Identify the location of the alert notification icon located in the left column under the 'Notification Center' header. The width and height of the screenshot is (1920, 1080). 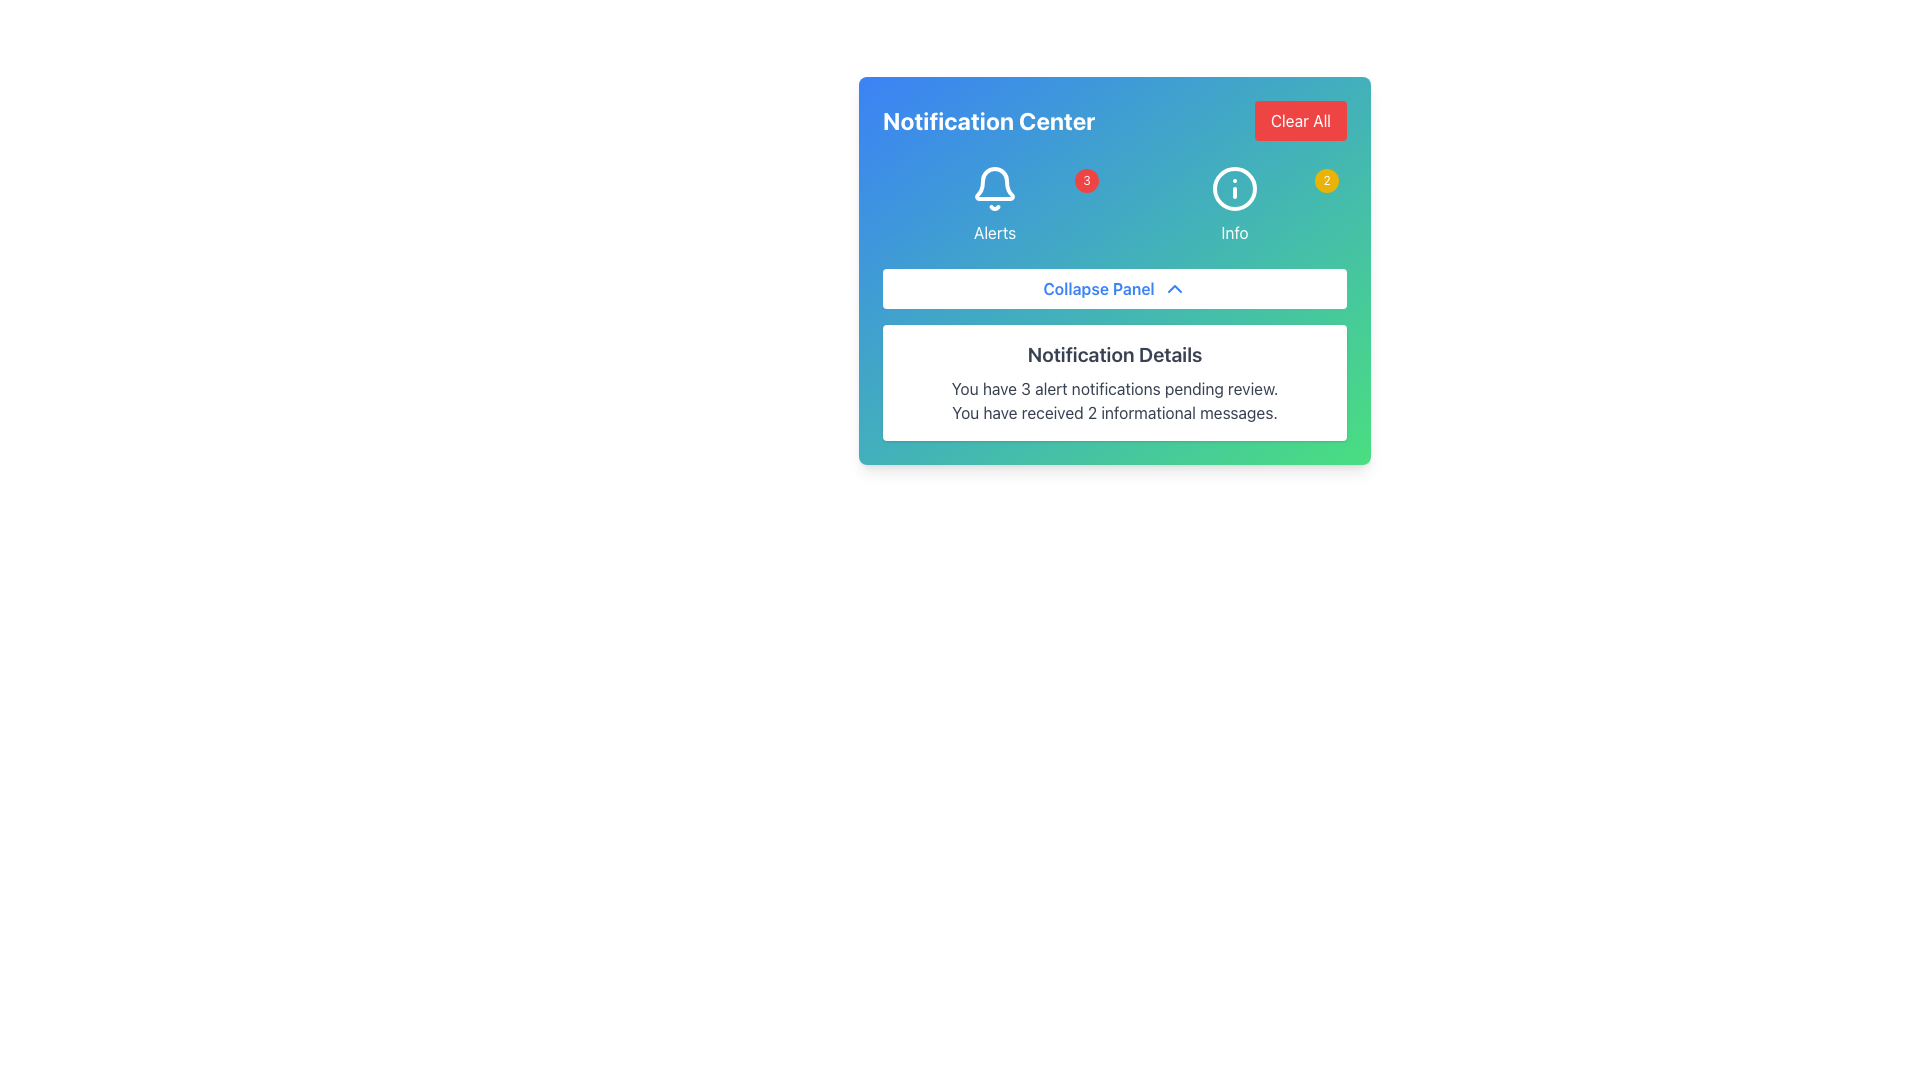
(994, 204).